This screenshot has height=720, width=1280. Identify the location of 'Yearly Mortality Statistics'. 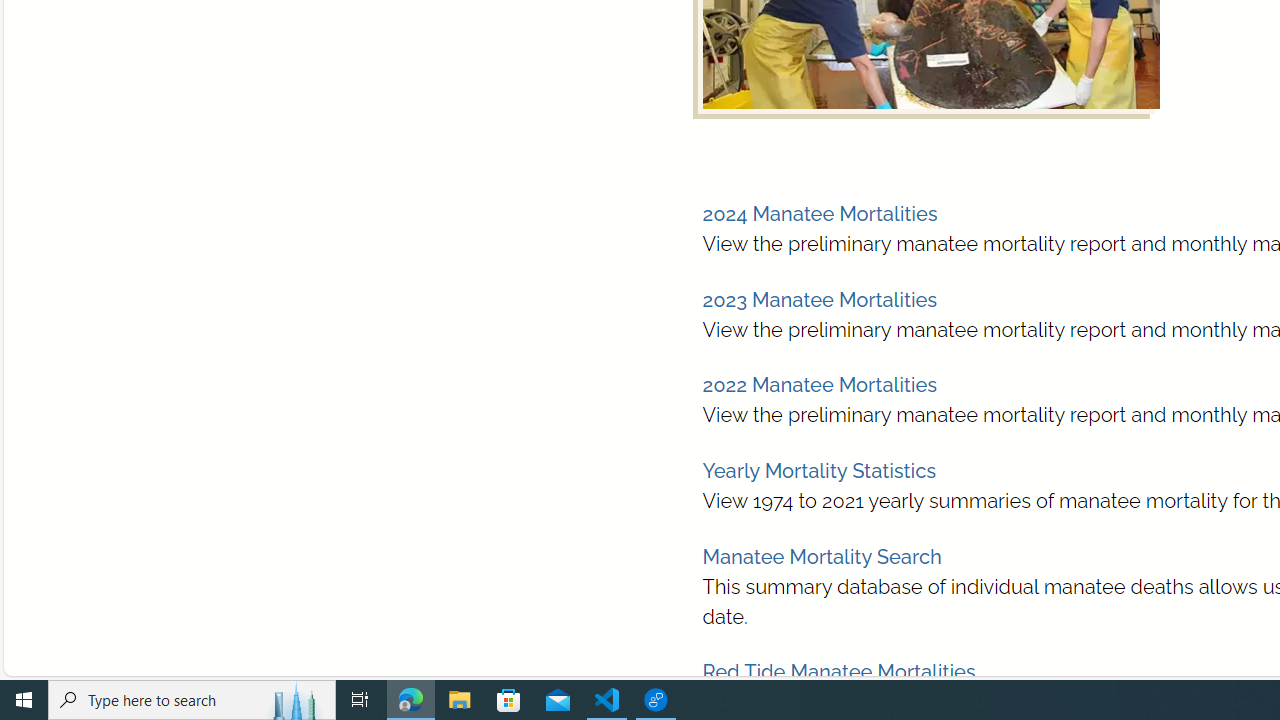
(819, 471).